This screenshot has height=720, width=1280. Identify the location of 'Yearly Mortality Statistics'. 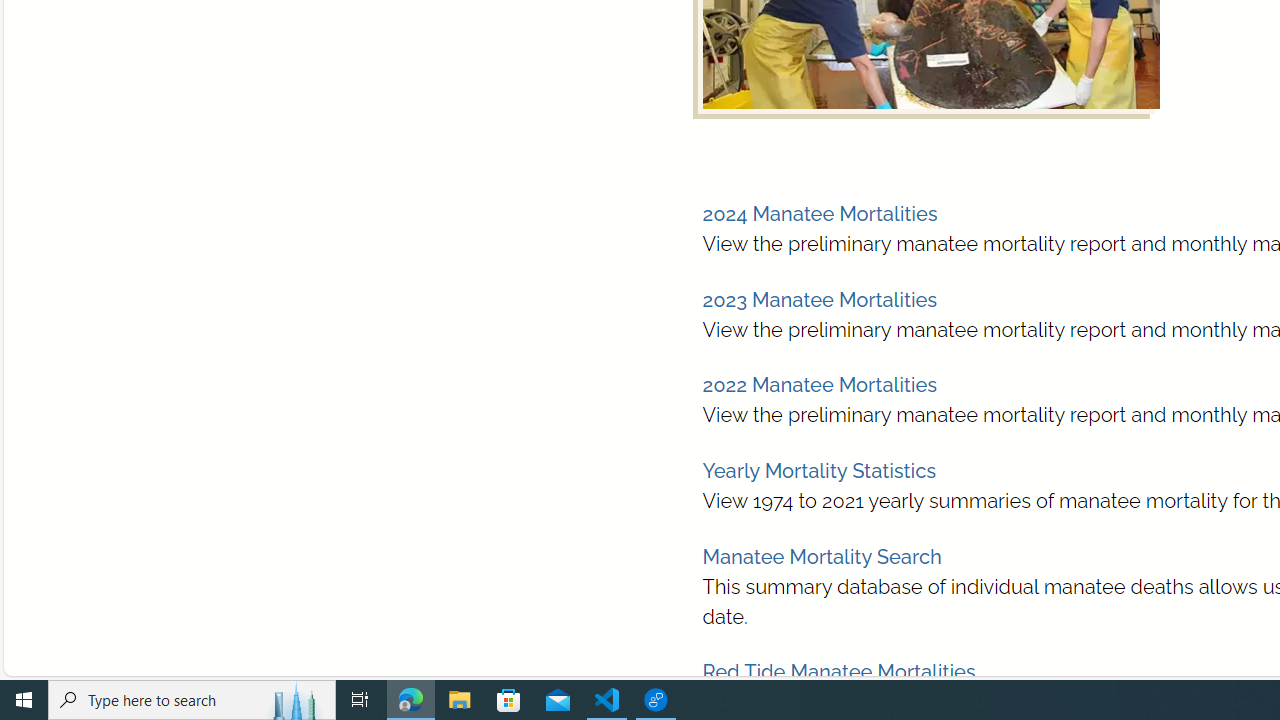
(819, 471).